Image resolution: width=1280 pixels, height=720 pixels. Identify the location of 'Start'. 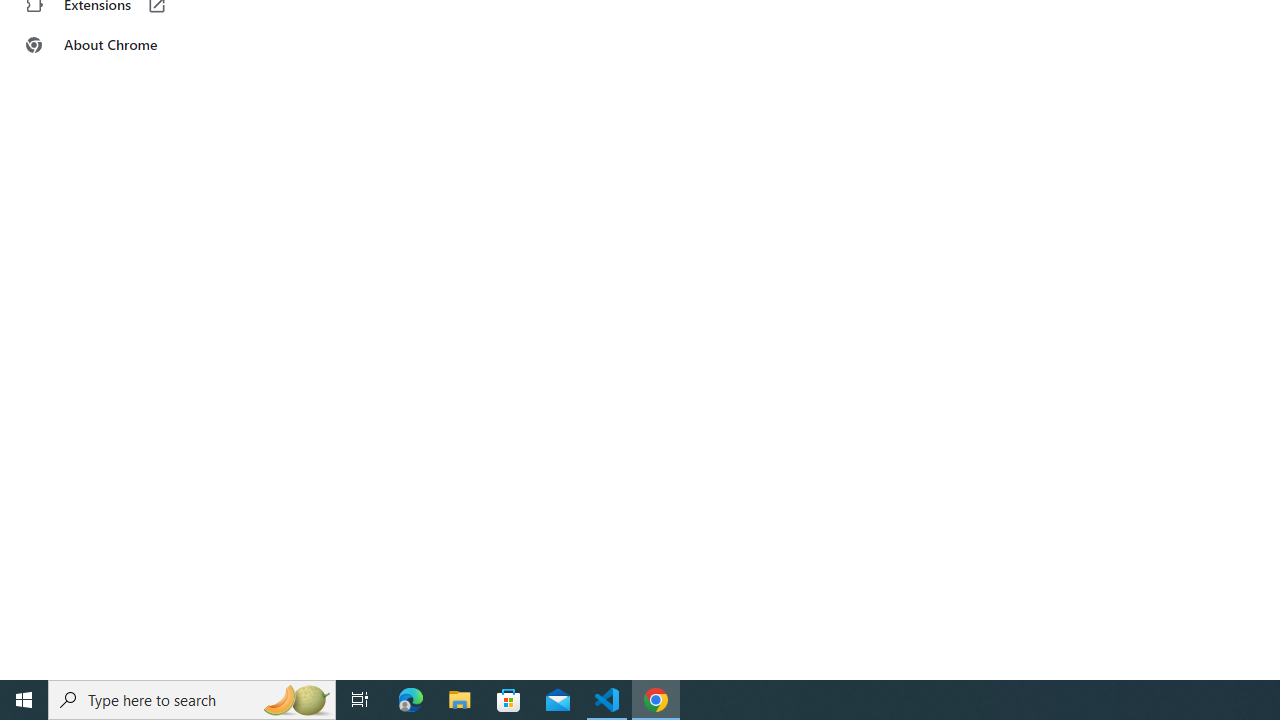
(24, 698).